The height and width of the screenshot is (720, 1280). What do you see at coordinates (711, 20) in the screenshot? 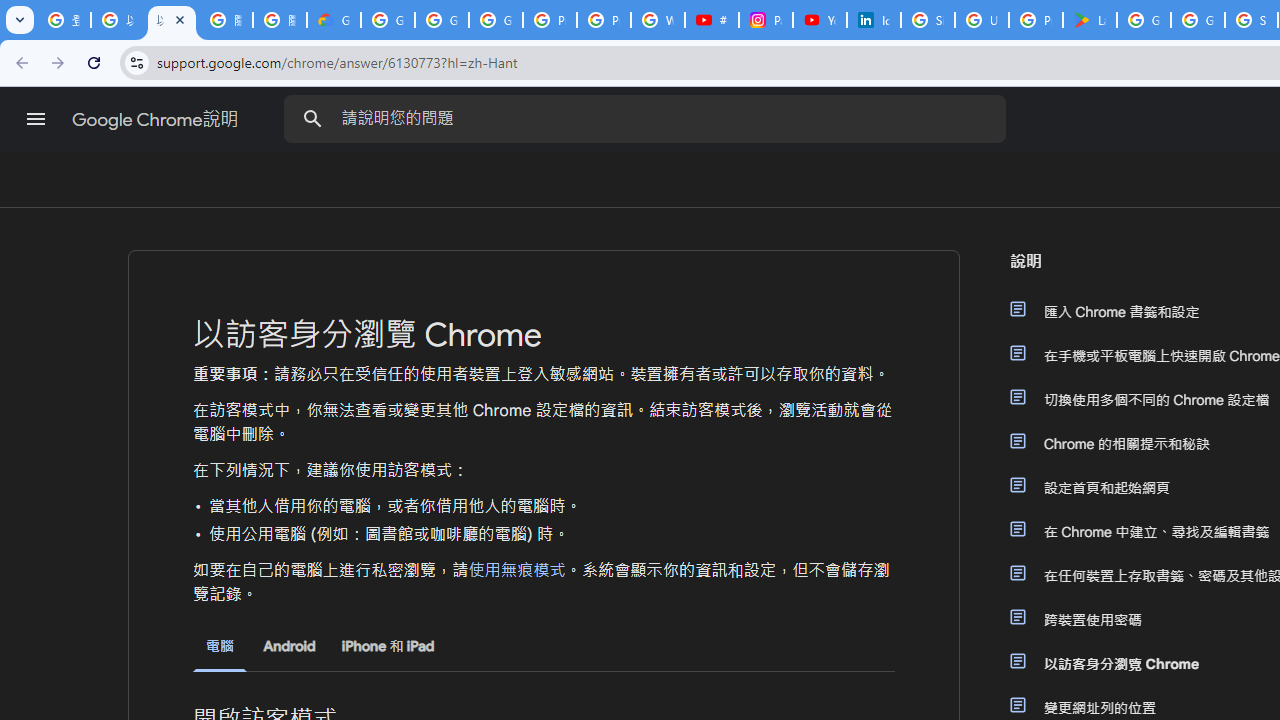
I see `'#nbabasketballhighlights - YouTube'` at bounding box center [711, 20].